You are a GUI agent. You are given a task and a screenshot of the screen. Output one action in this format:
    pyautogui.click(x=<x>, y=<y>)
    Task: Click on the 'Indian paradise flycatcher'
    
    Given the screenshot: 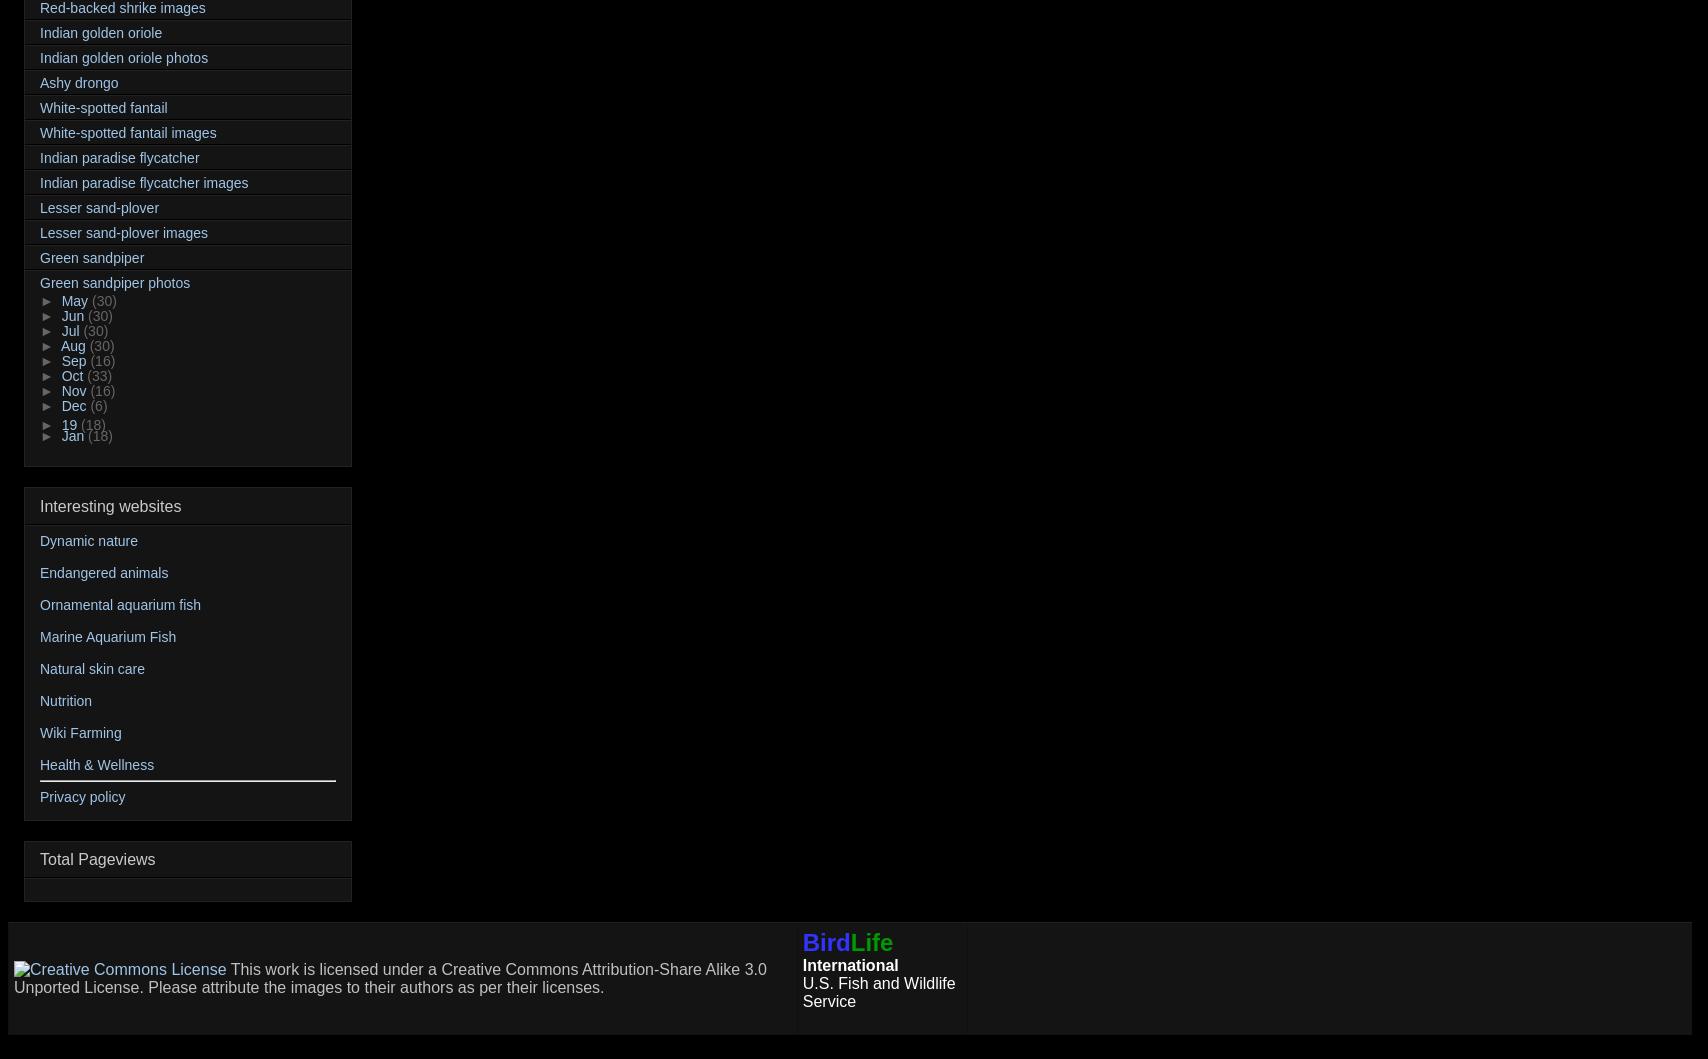 What is the action you would take?
    pyautogui.click(x=39, y=156)
    